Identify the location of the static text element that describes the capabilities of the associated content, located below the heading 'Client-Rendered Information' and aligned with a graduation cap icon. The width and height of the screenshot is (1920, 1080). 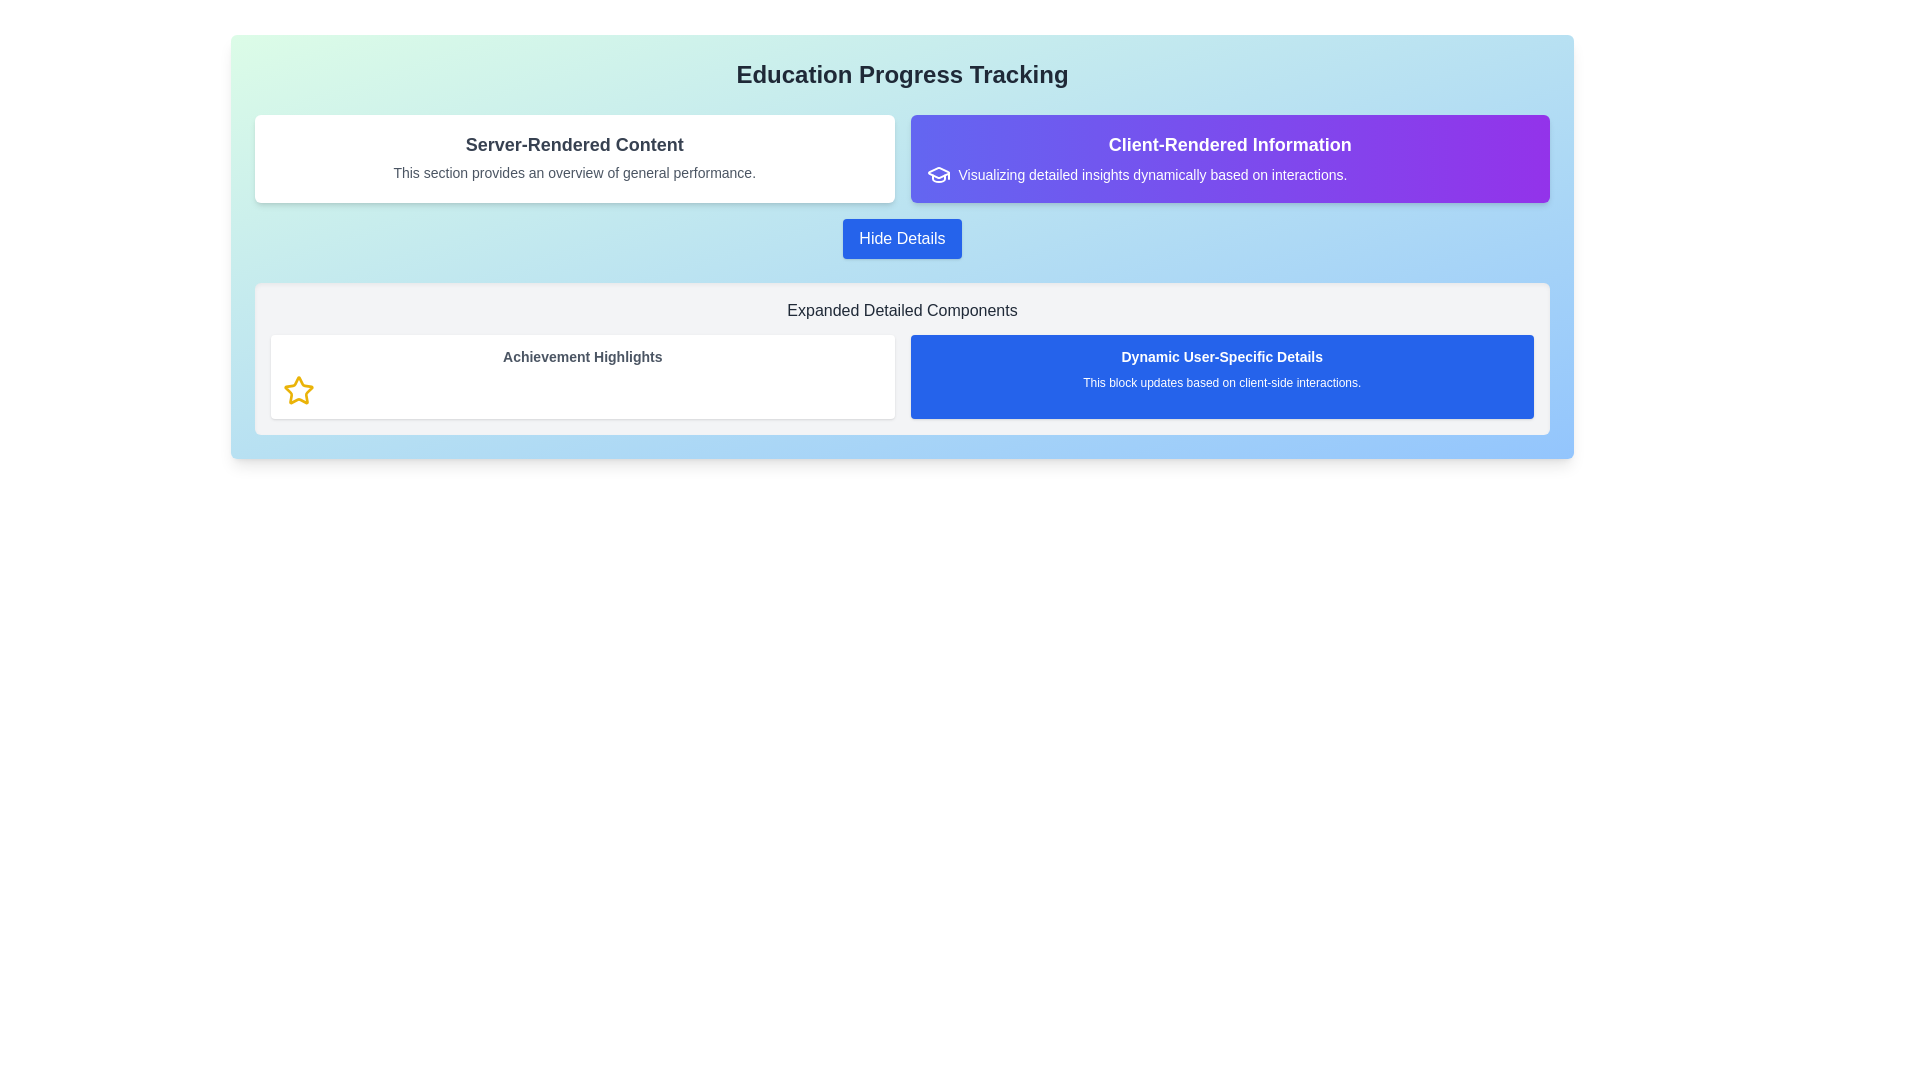
(1229, 173).